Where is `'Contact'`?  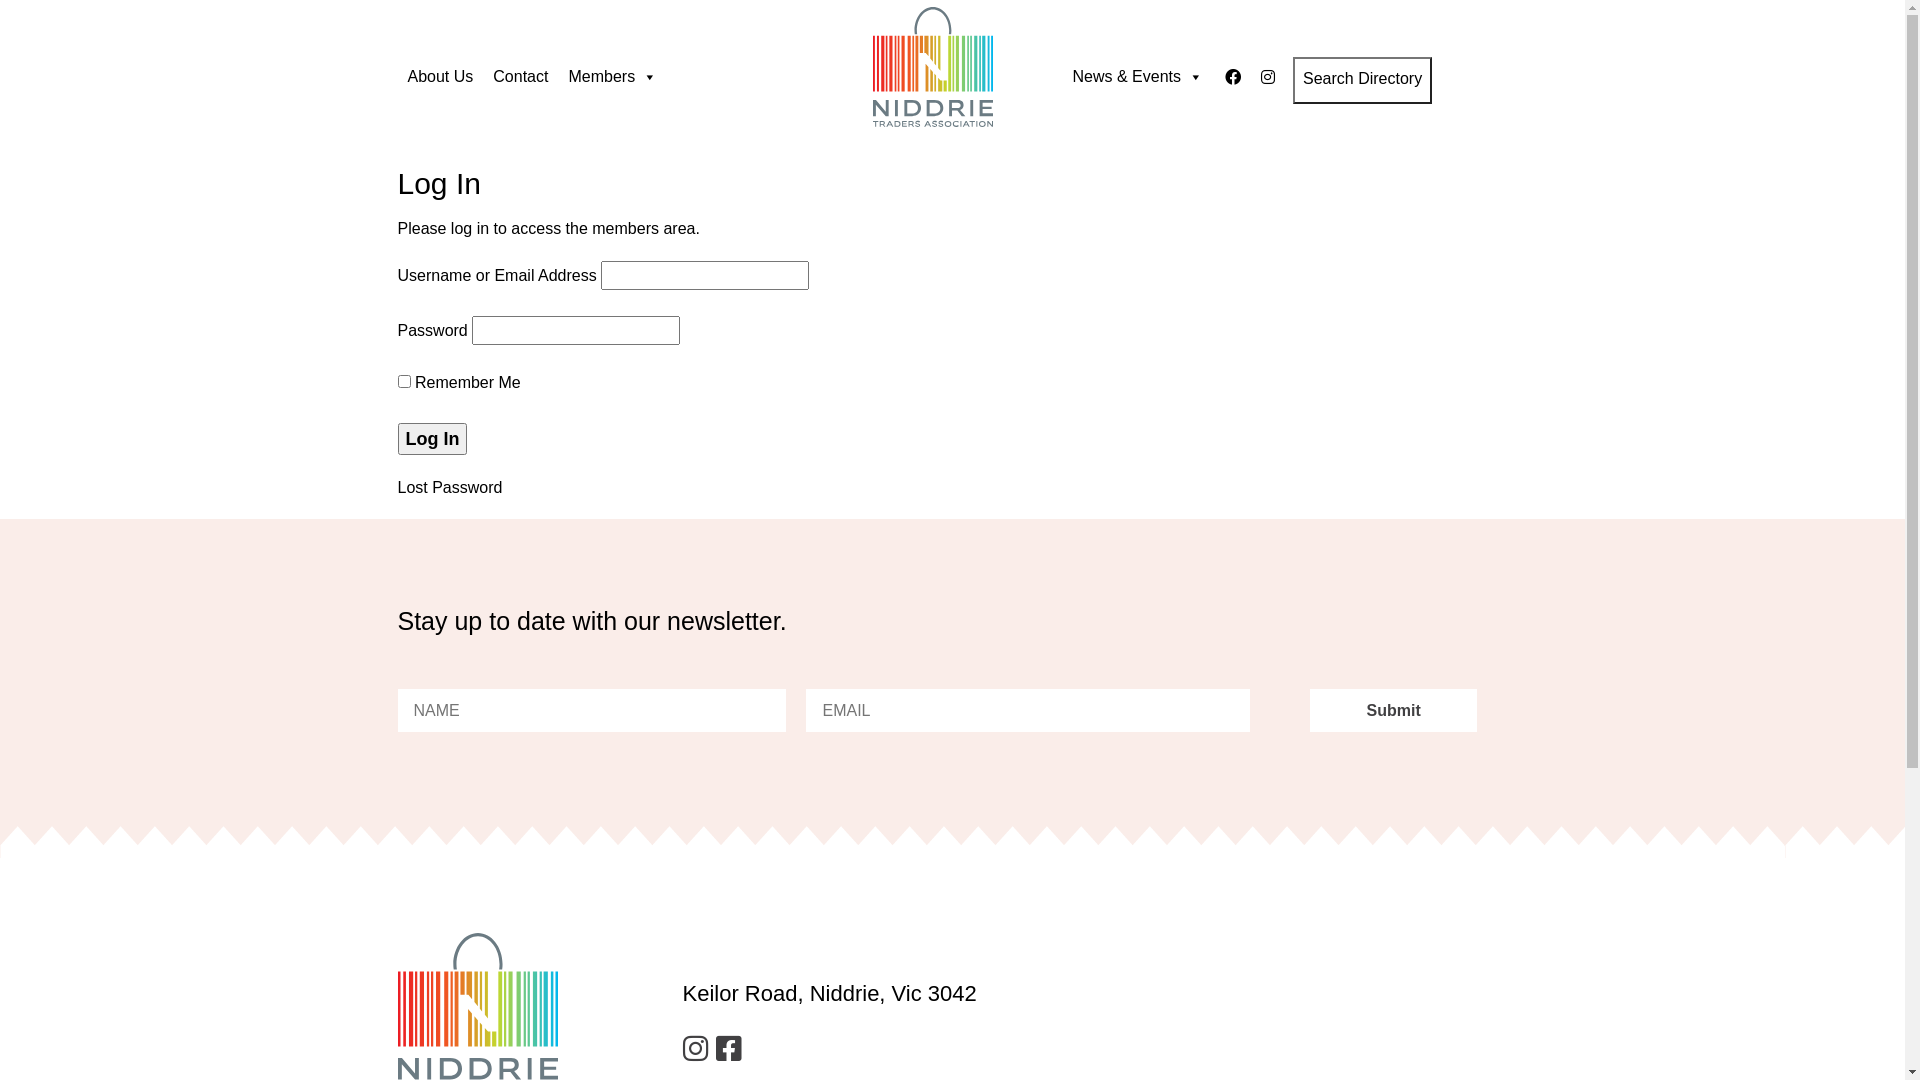 'Contact' is located at coordinates (520, 76).